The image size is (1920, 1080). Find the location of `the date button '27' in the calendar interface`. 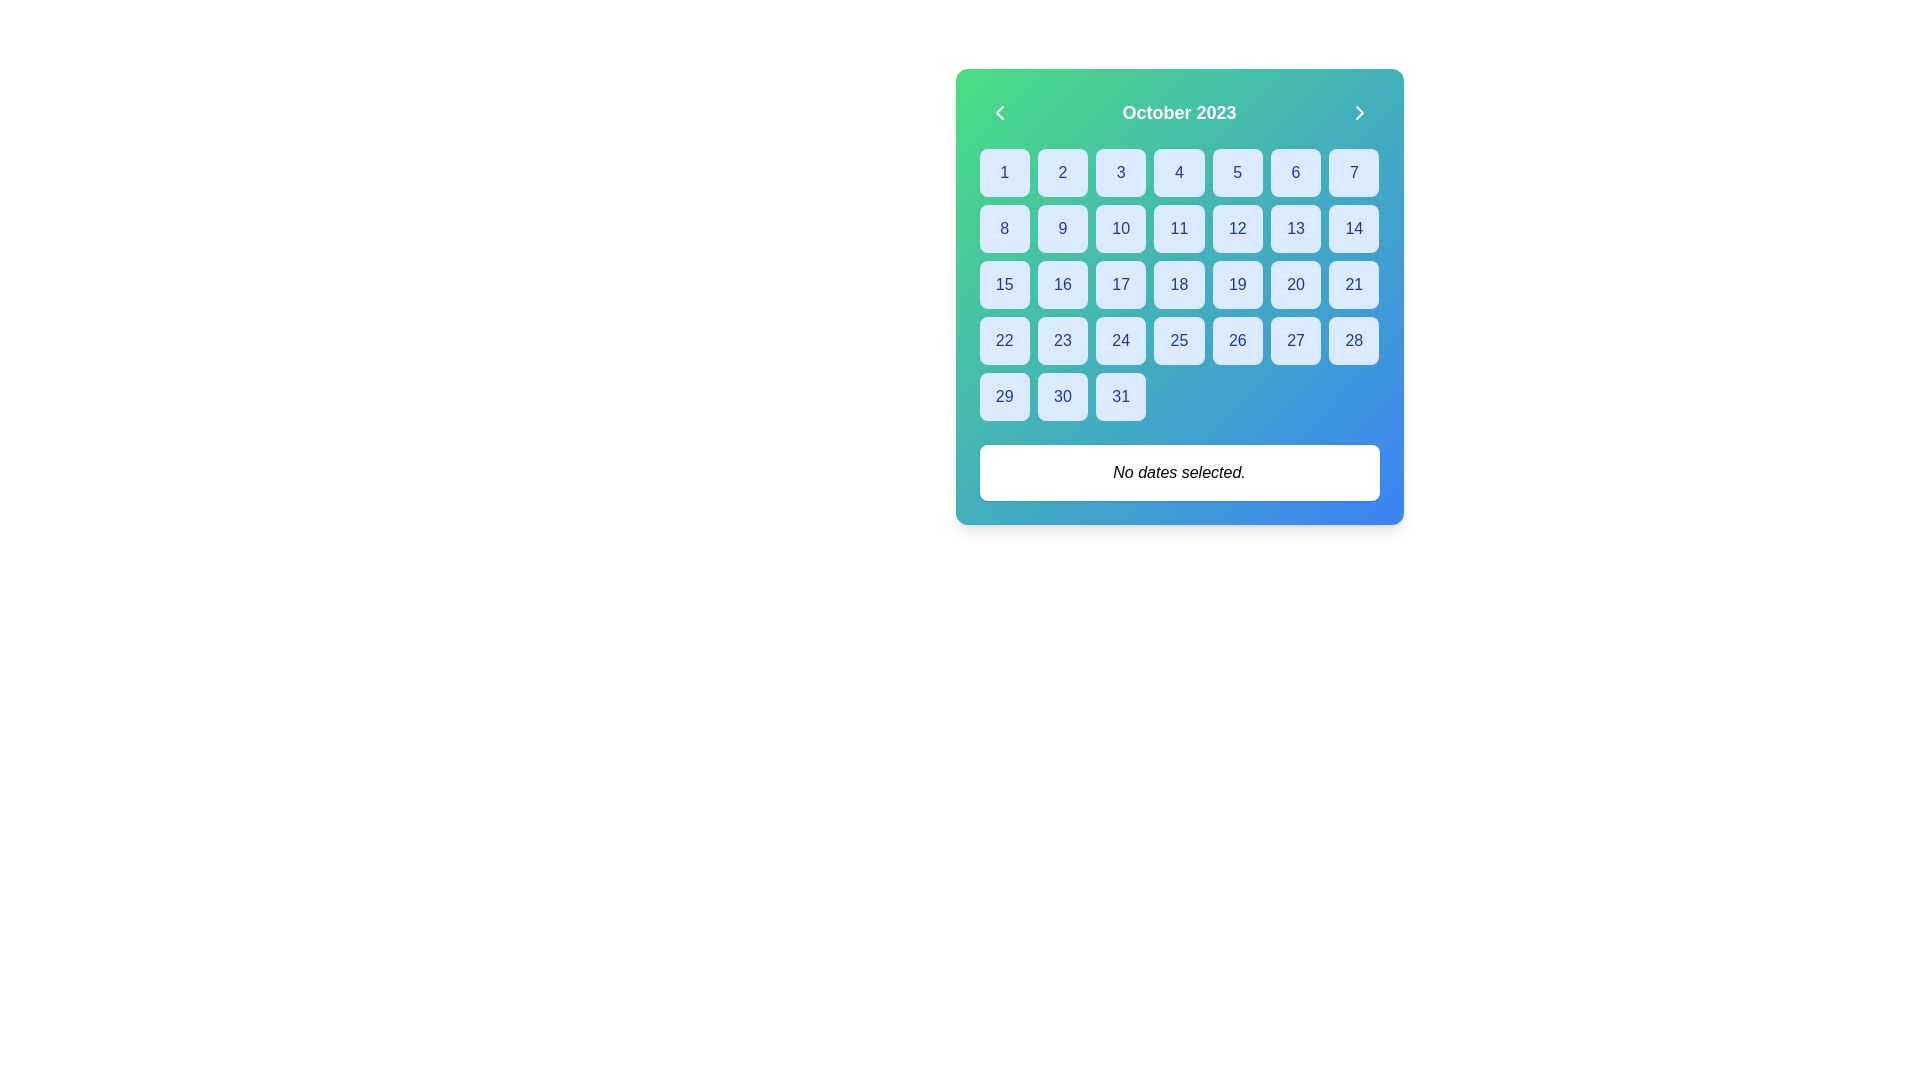

the date button '27' in the calendar interface is located at coordinates (1296, 339).